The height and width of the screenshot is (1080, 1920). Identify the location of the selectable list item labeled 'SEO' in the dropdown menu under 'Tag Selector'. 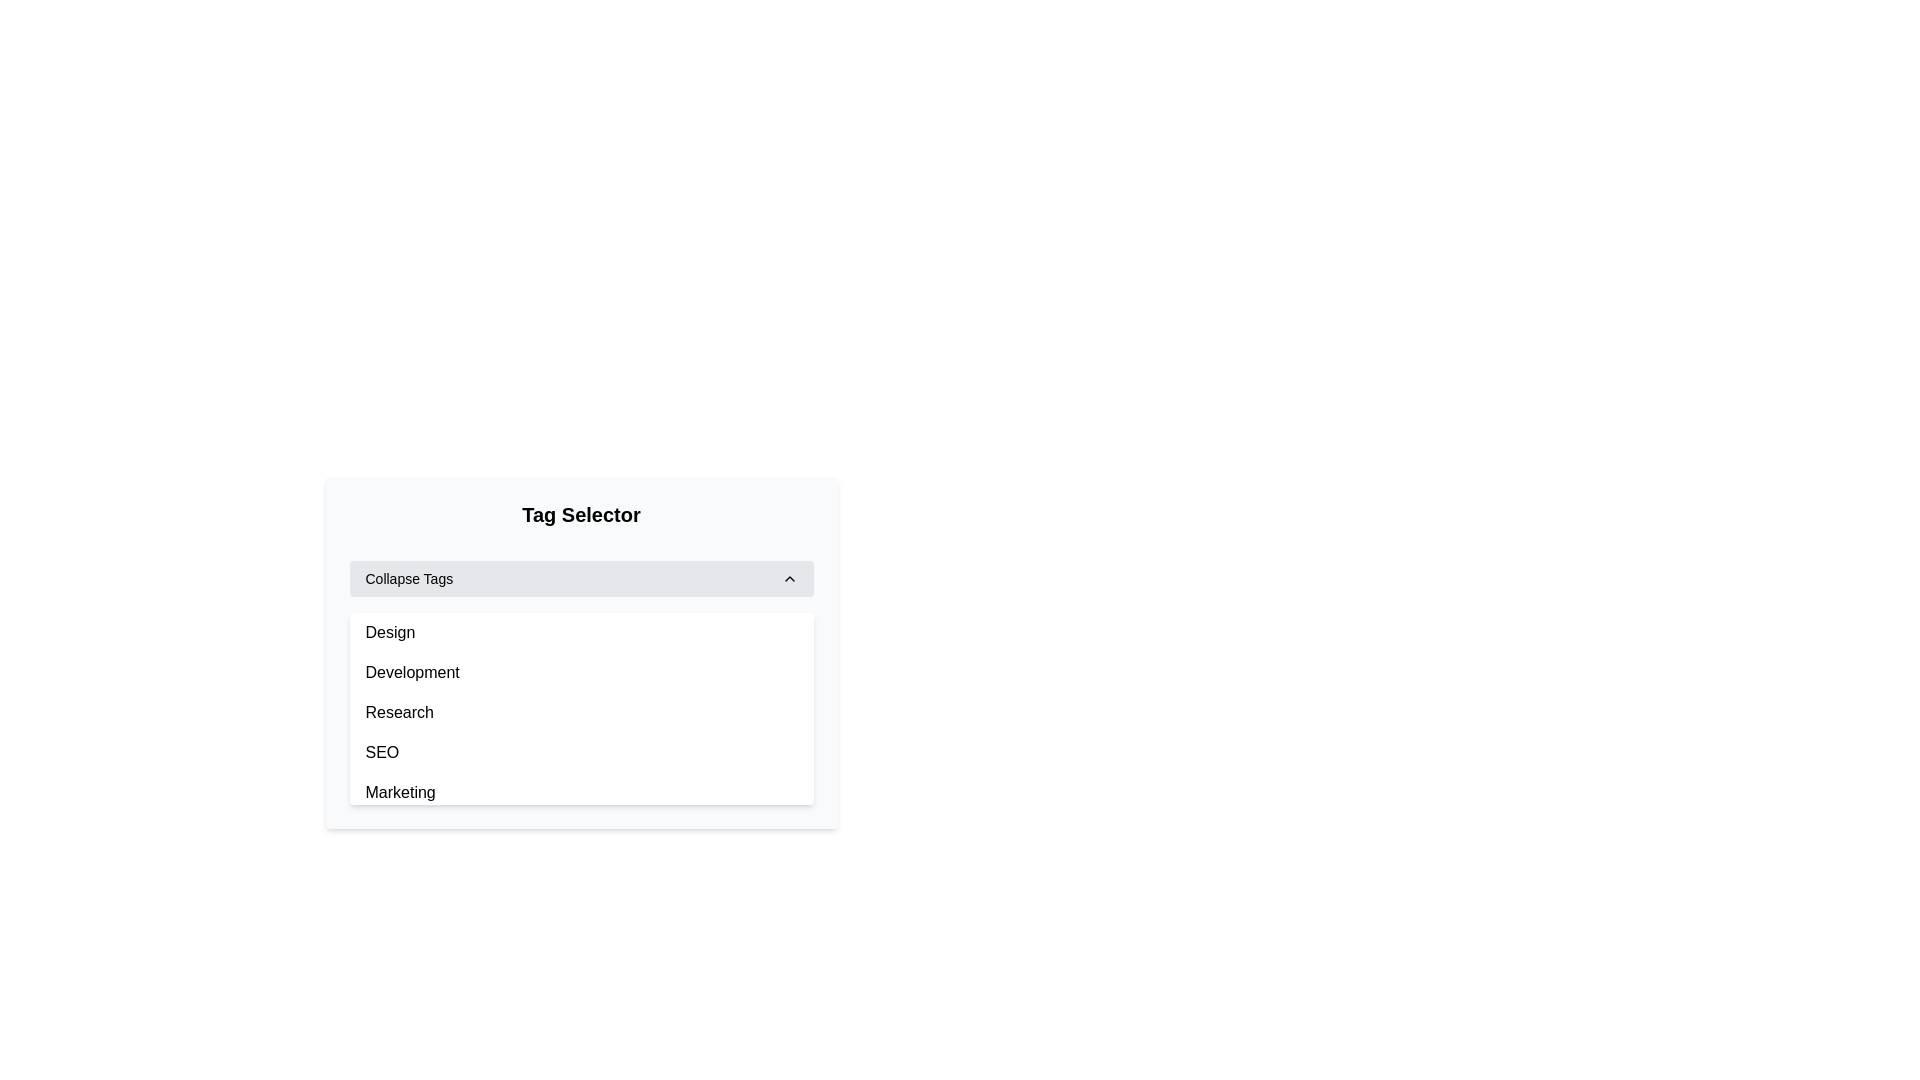
(382, 752).